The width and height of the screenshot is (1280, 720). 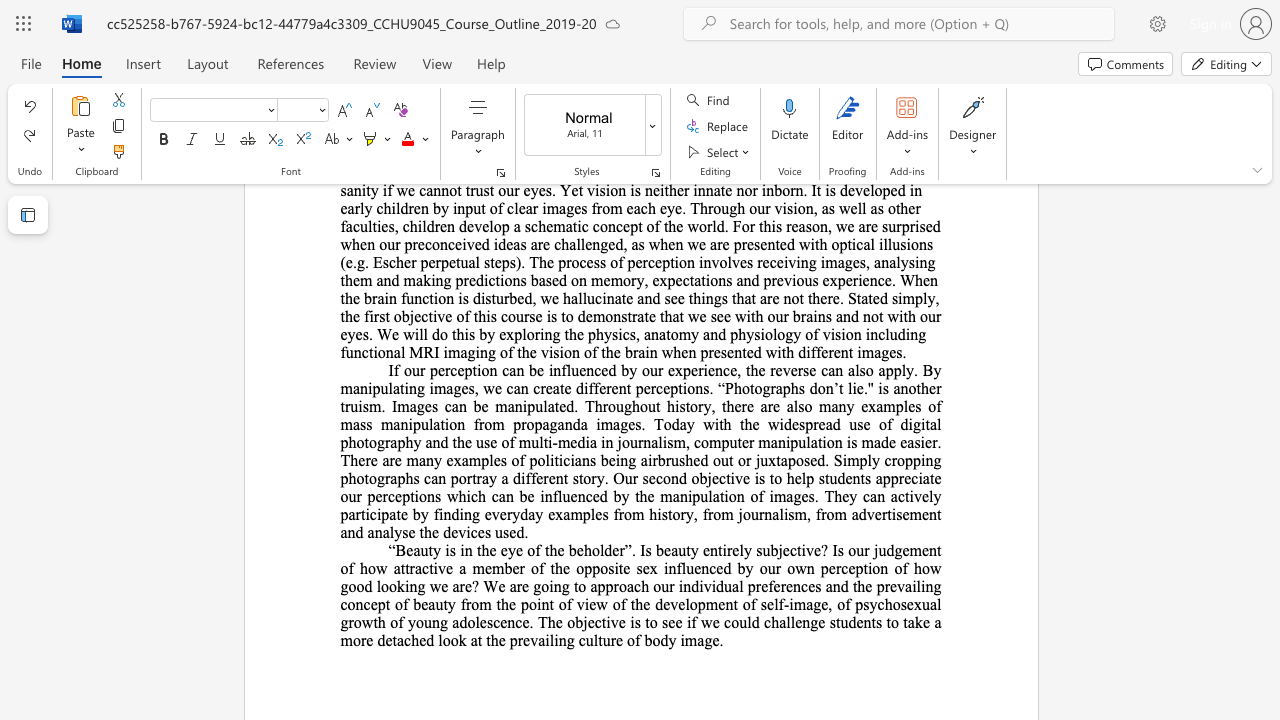 What do you see at coordinates (650, 388) in the screenshot?
I see `the subset text "rceptions. “Photographs don’t lie." within the text "If our perception can be influenced by our experience, the reverse can also apply. By manipulating images, we can create different perceptions. “Photographs don’t lie."` at bounding box center [650, 388].